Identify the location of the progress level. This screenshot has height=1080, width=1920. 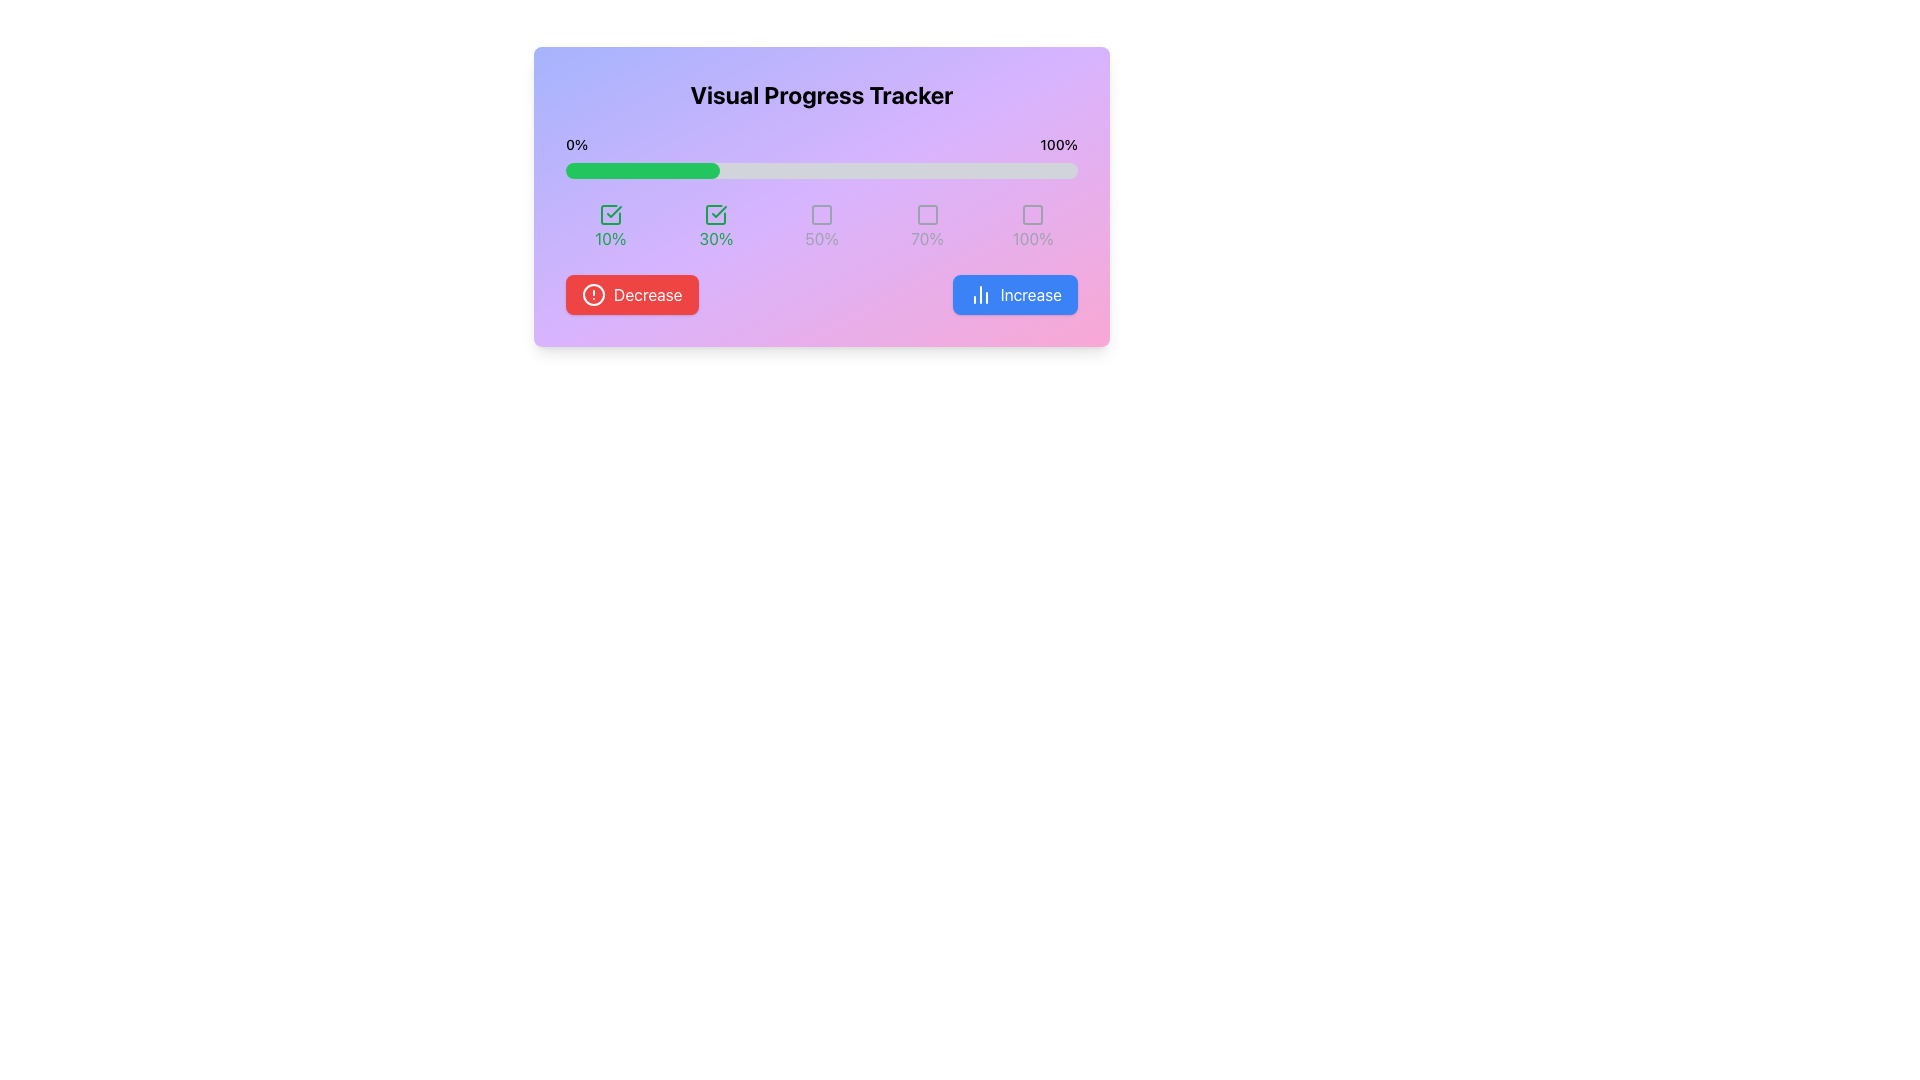
(908, 169).